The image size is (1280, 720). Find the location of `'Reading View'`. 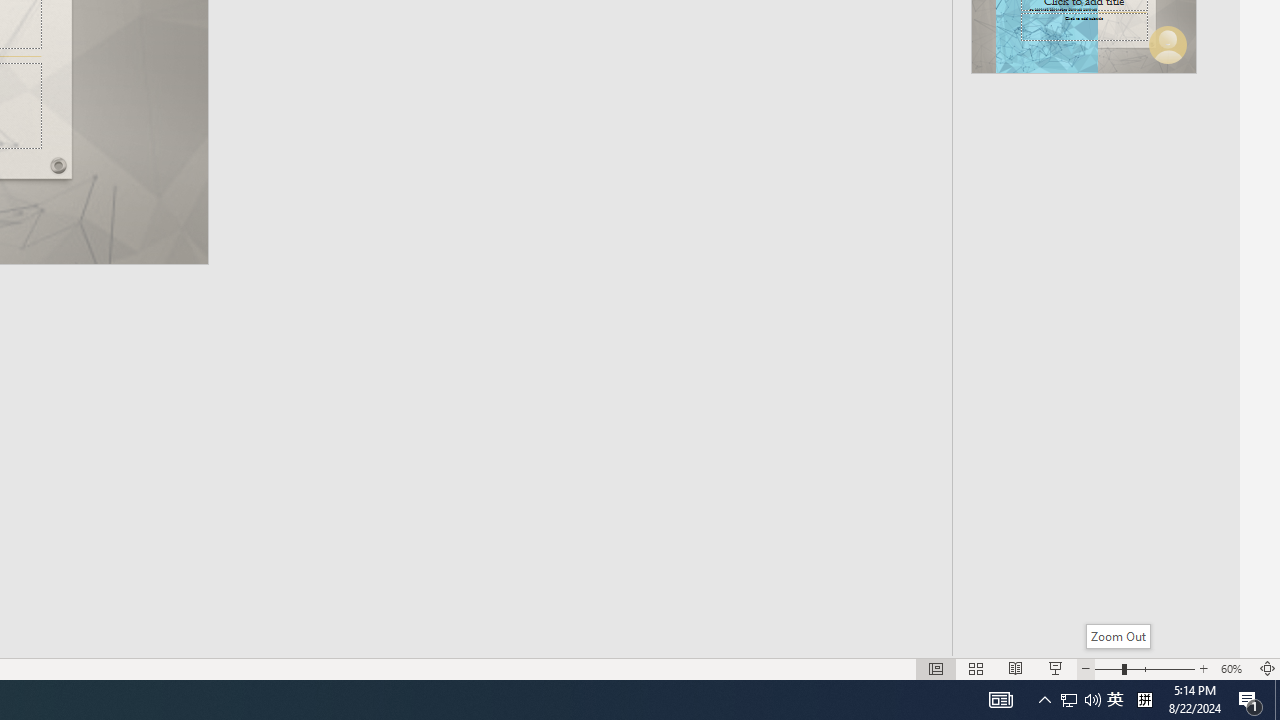

'Reading View' is located at coordinates (1015, 669).